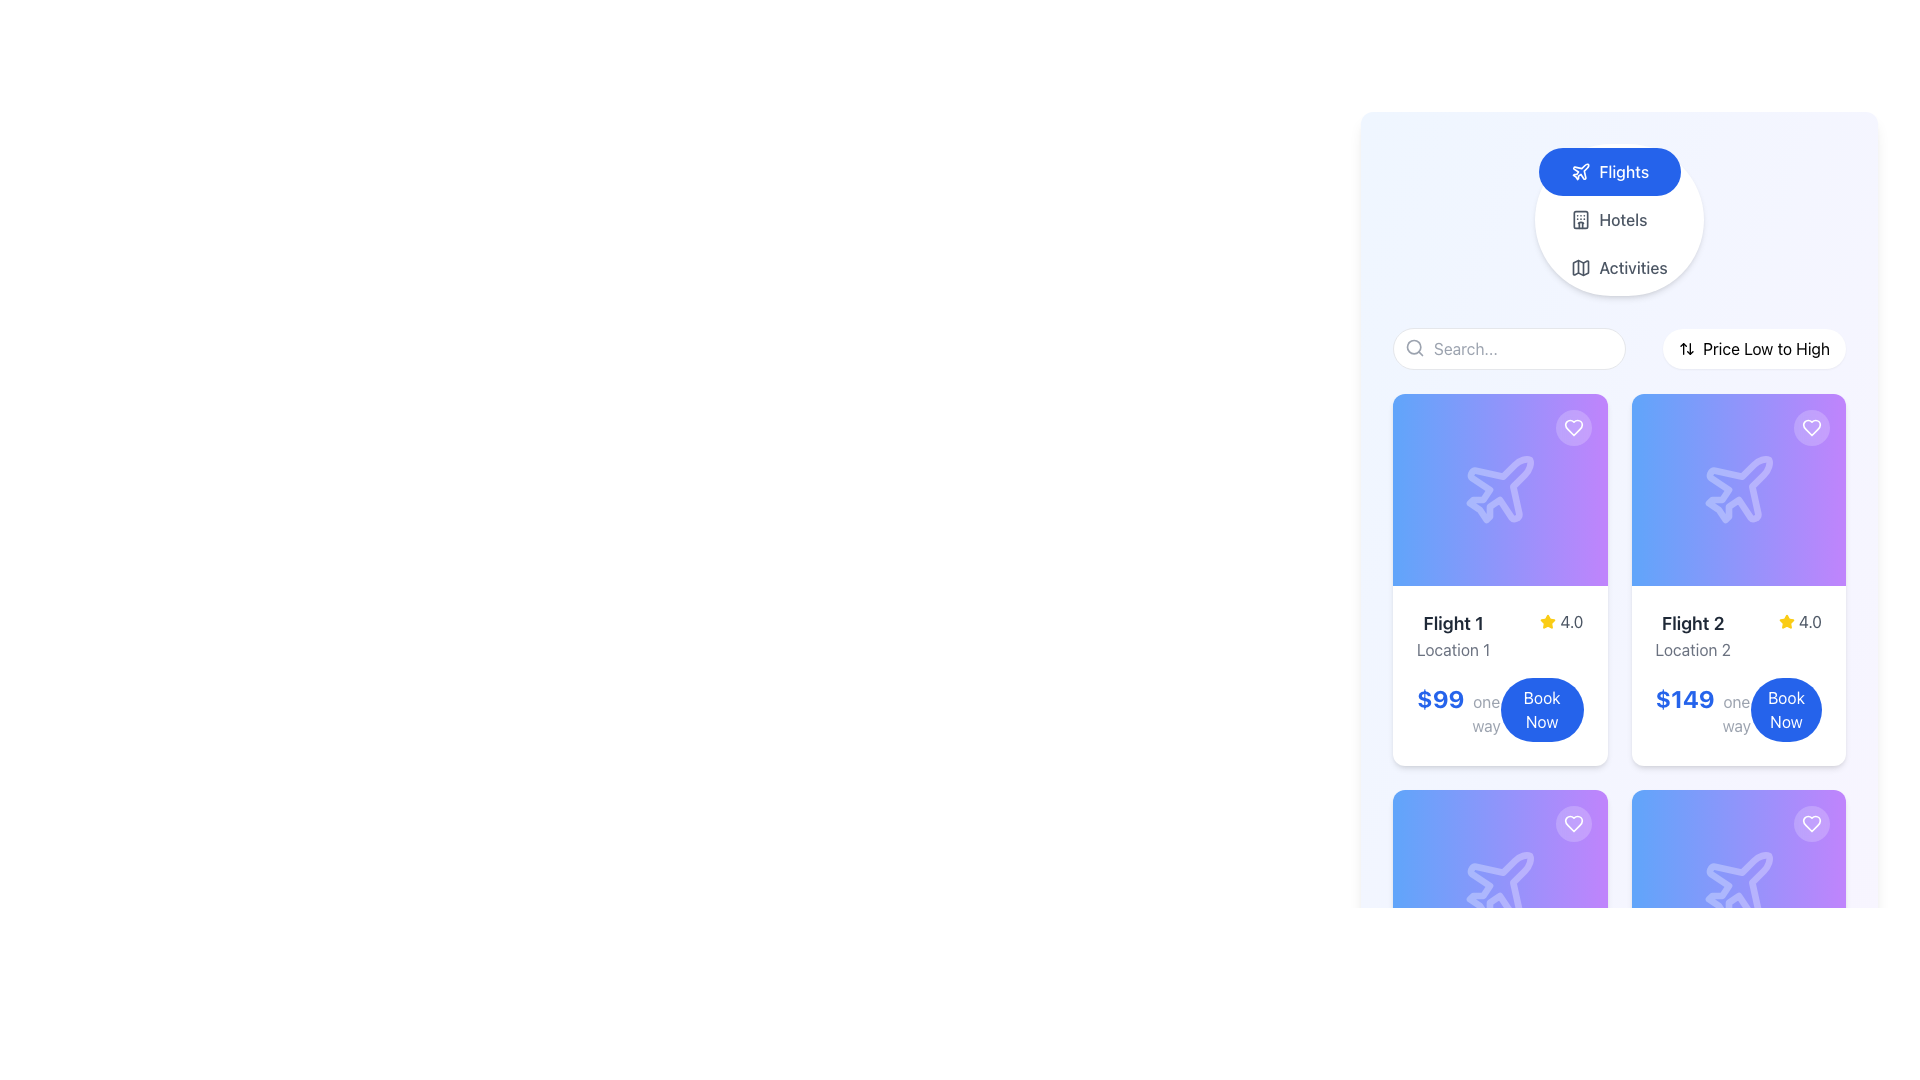 This screenshot has width=1920, height=1080. I want to click on the Rating display located in the top-right corner of the second card labeled 'Flight 2, Location 2', which visually combines a star graphic and numerical score, so click(1800, 620).